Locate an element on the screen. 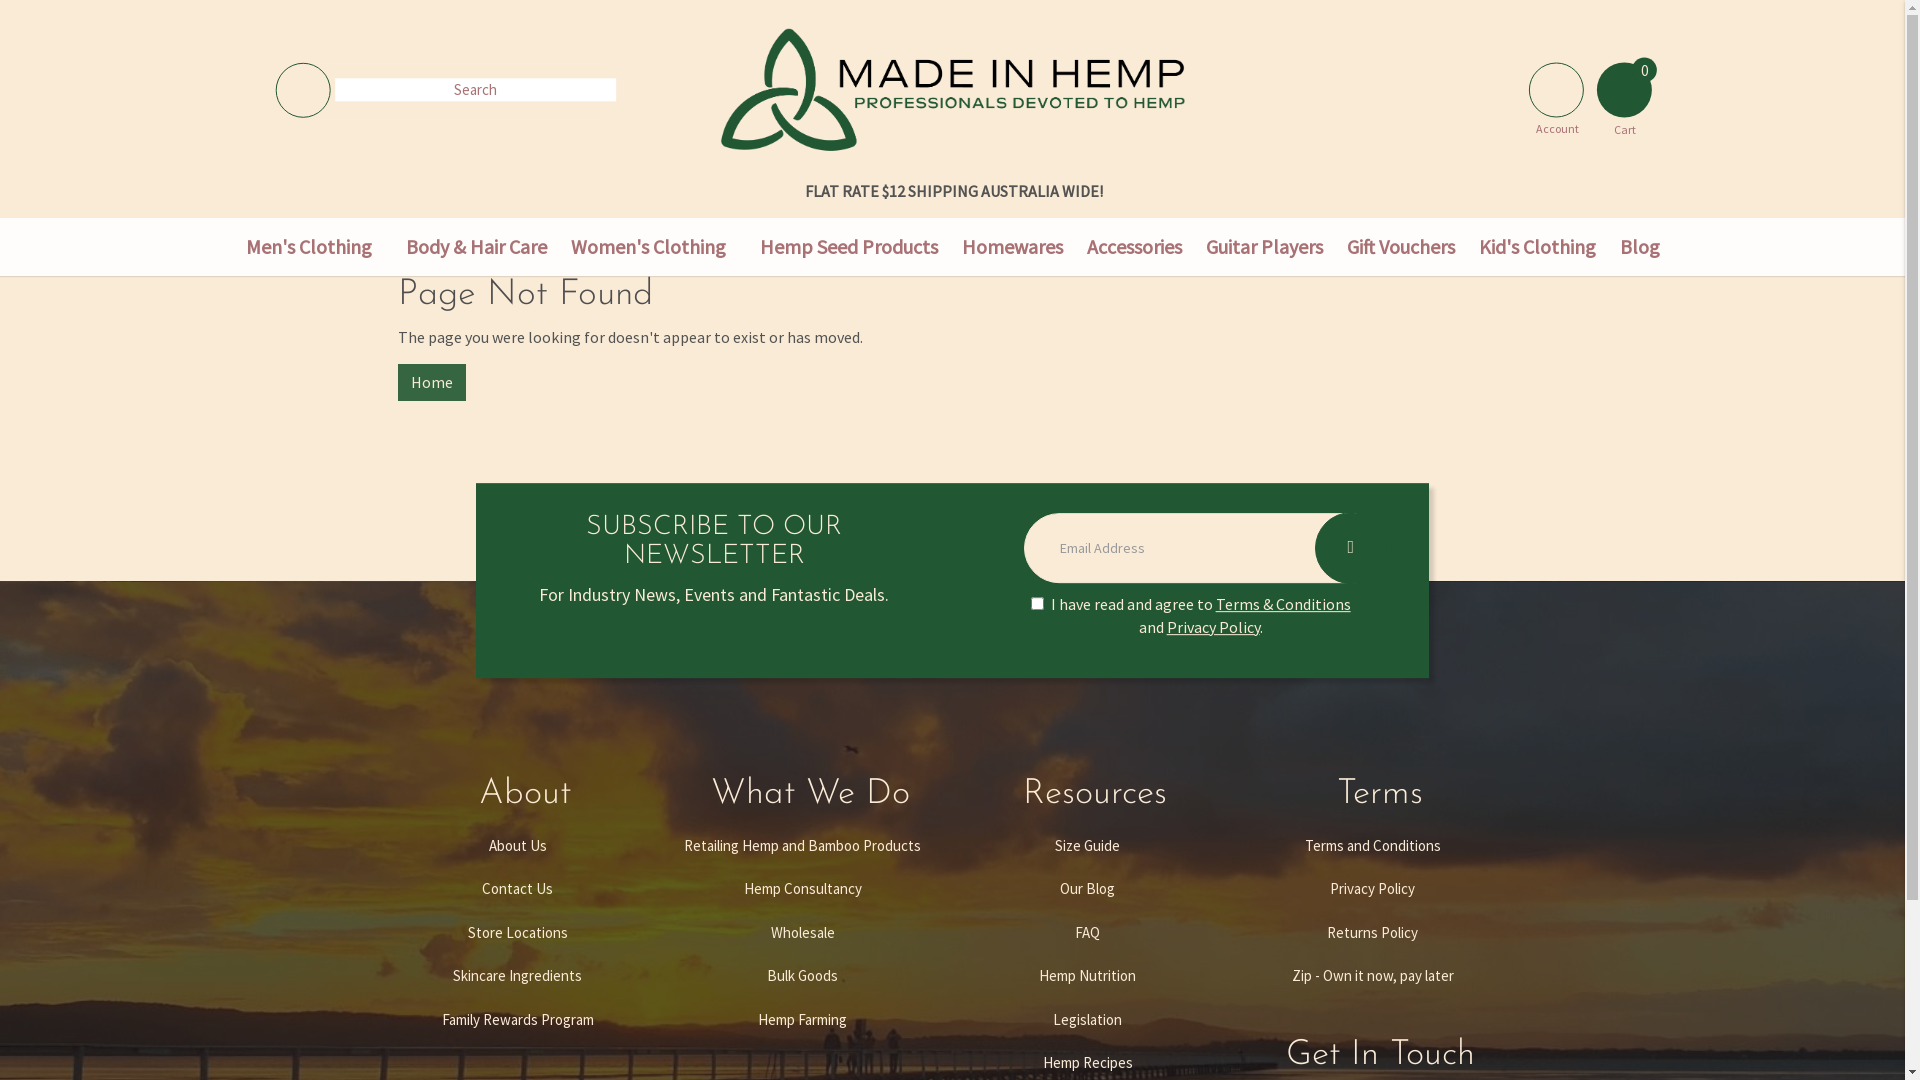 Image resolution: width=1920 pixels, height=1080 pixels. 'Retailing Hemp and Bamboo Products' is located at coordinates (802, 845).